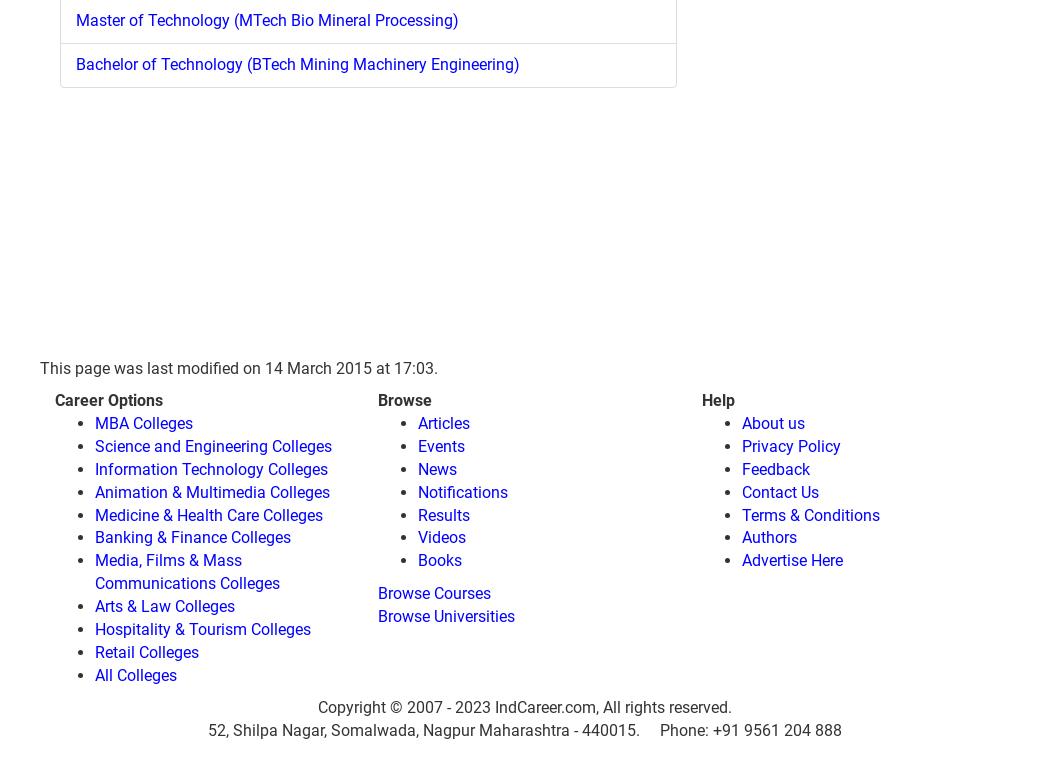 Image resolution: width=1050 pixels, height=764 pixels. I want to click on 'Articles', so click(443, 422).